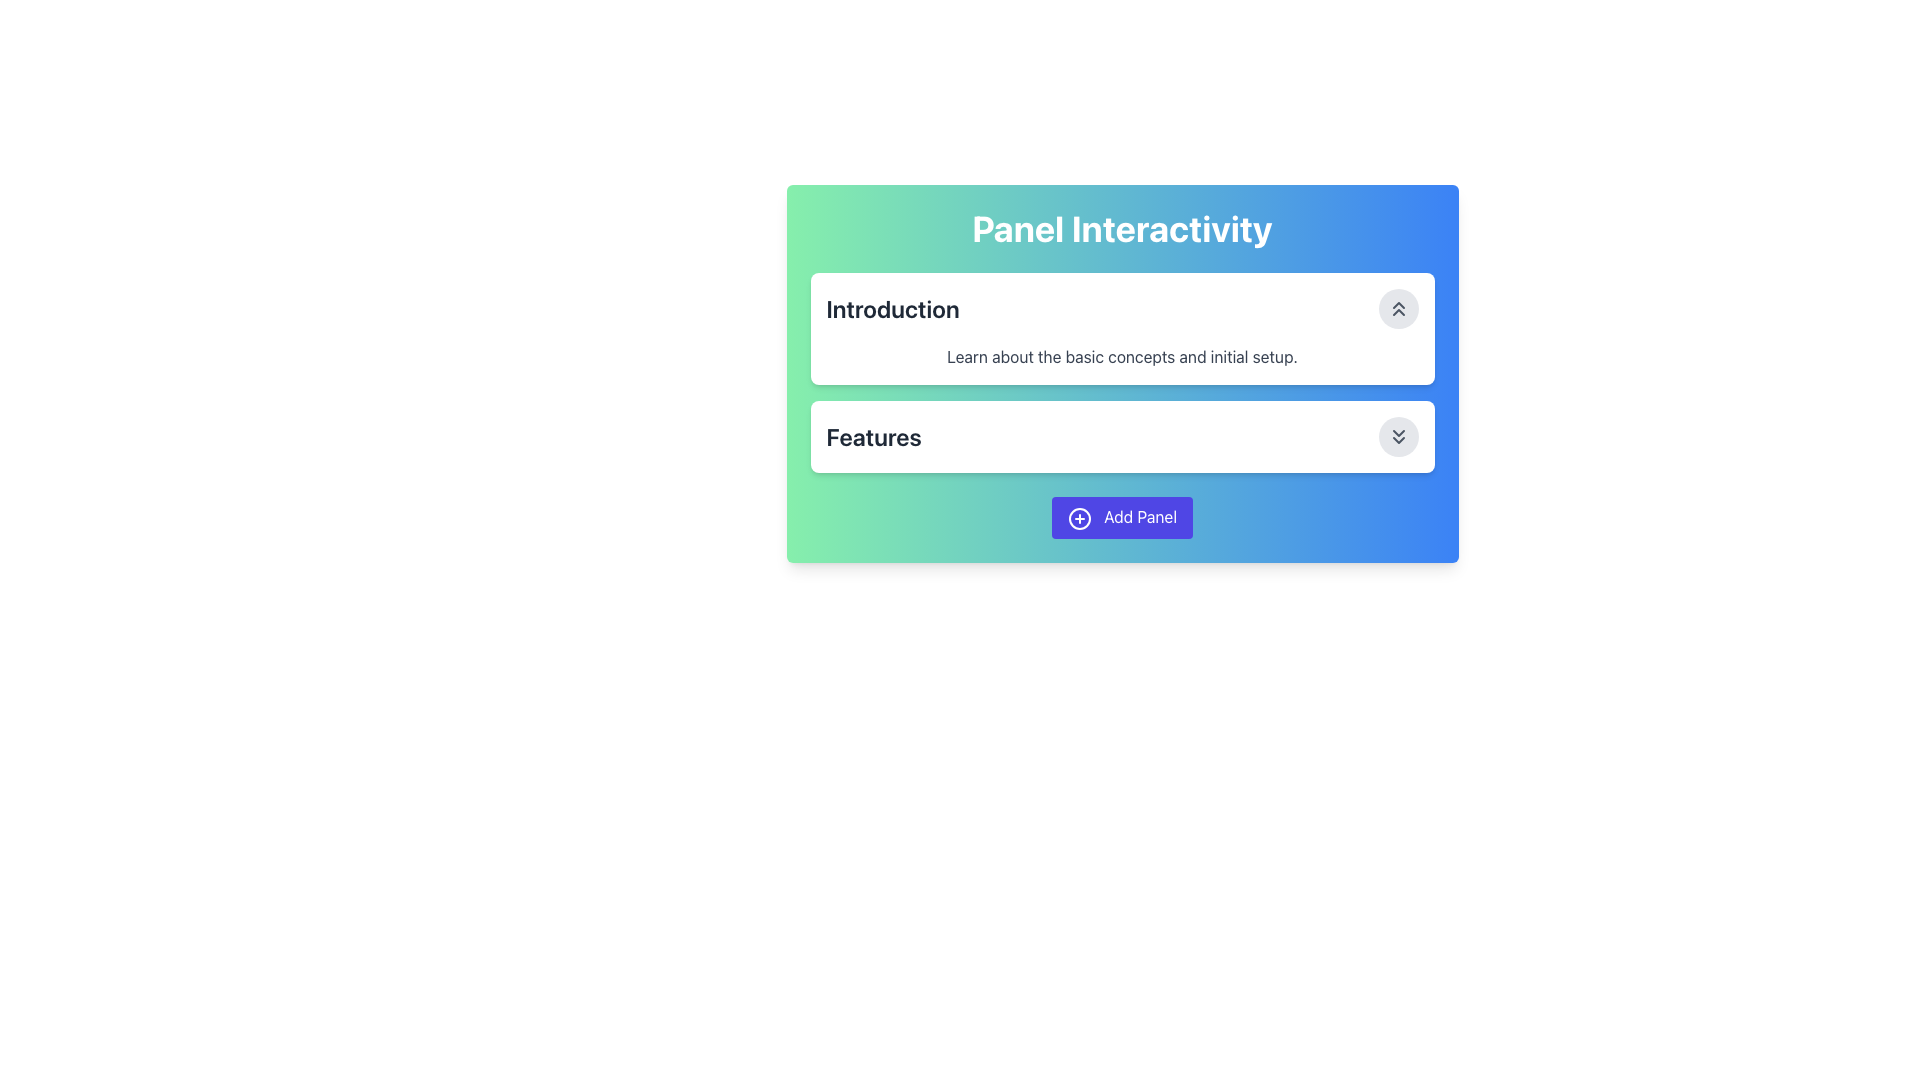 Image resolution: width=1920 pixels, height=1080 pixels. Describe the element at coordinates (1122, 227) in the screenshot. I see `the Text Label at the top of the gradient rectangular panel, which serves as the title for the content below it` at that location.